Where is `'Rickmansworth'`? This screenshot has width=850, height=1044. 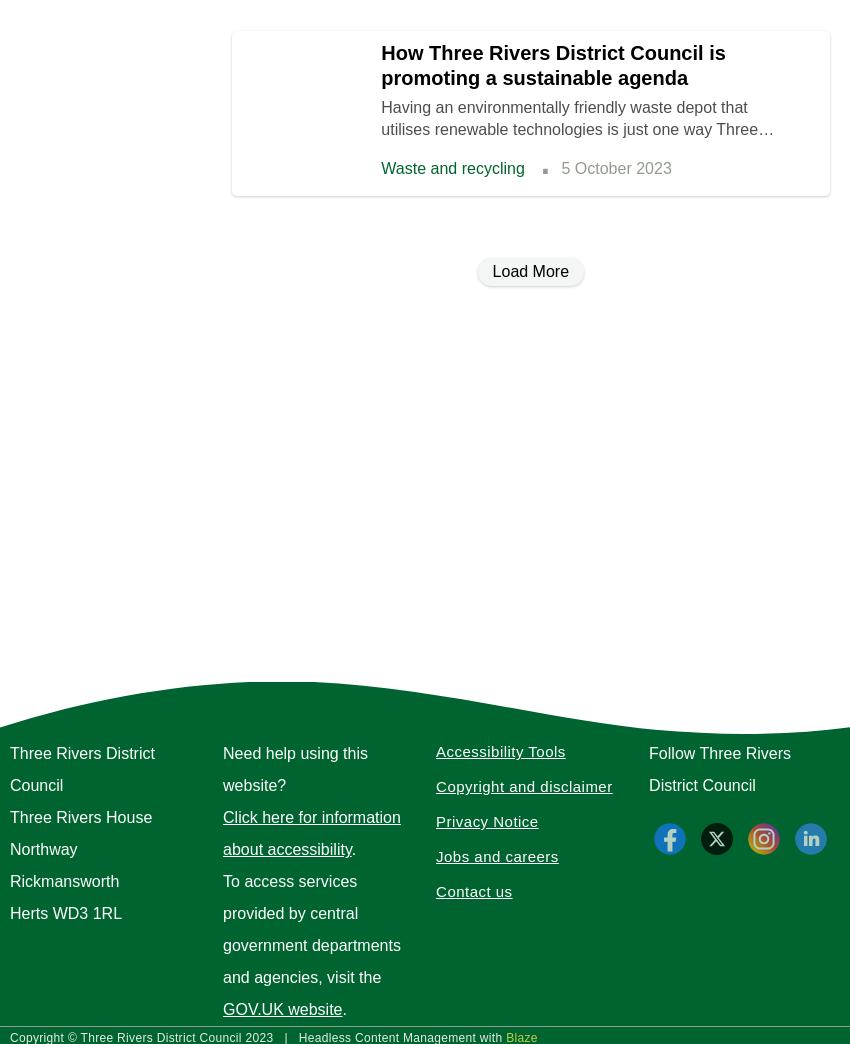
'Rickmansworth' is located at coordinates (9, 881).